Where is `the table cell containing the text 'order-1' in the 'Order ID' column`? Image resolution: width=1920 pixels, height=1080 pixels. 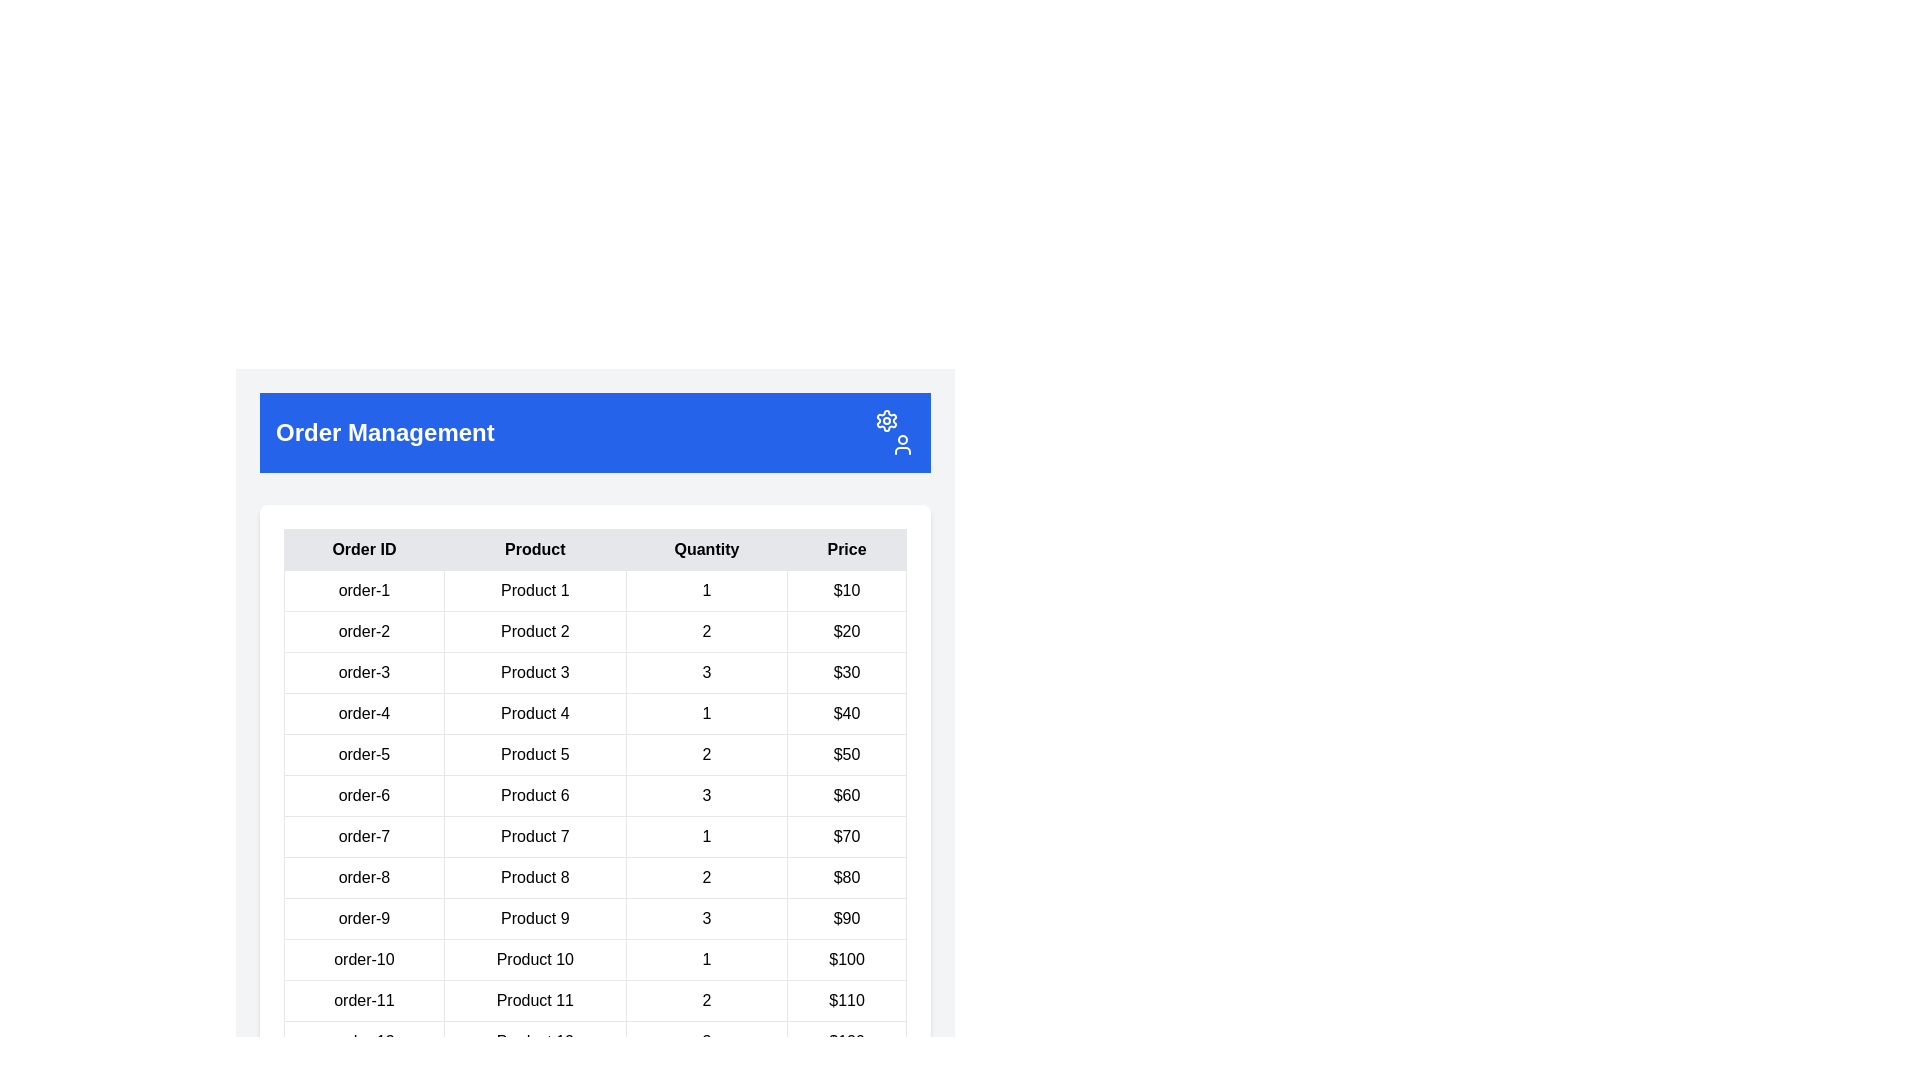
the table cell containing the text 'order-1' in the 'Order ID' column is located at coordinates (364, 589).